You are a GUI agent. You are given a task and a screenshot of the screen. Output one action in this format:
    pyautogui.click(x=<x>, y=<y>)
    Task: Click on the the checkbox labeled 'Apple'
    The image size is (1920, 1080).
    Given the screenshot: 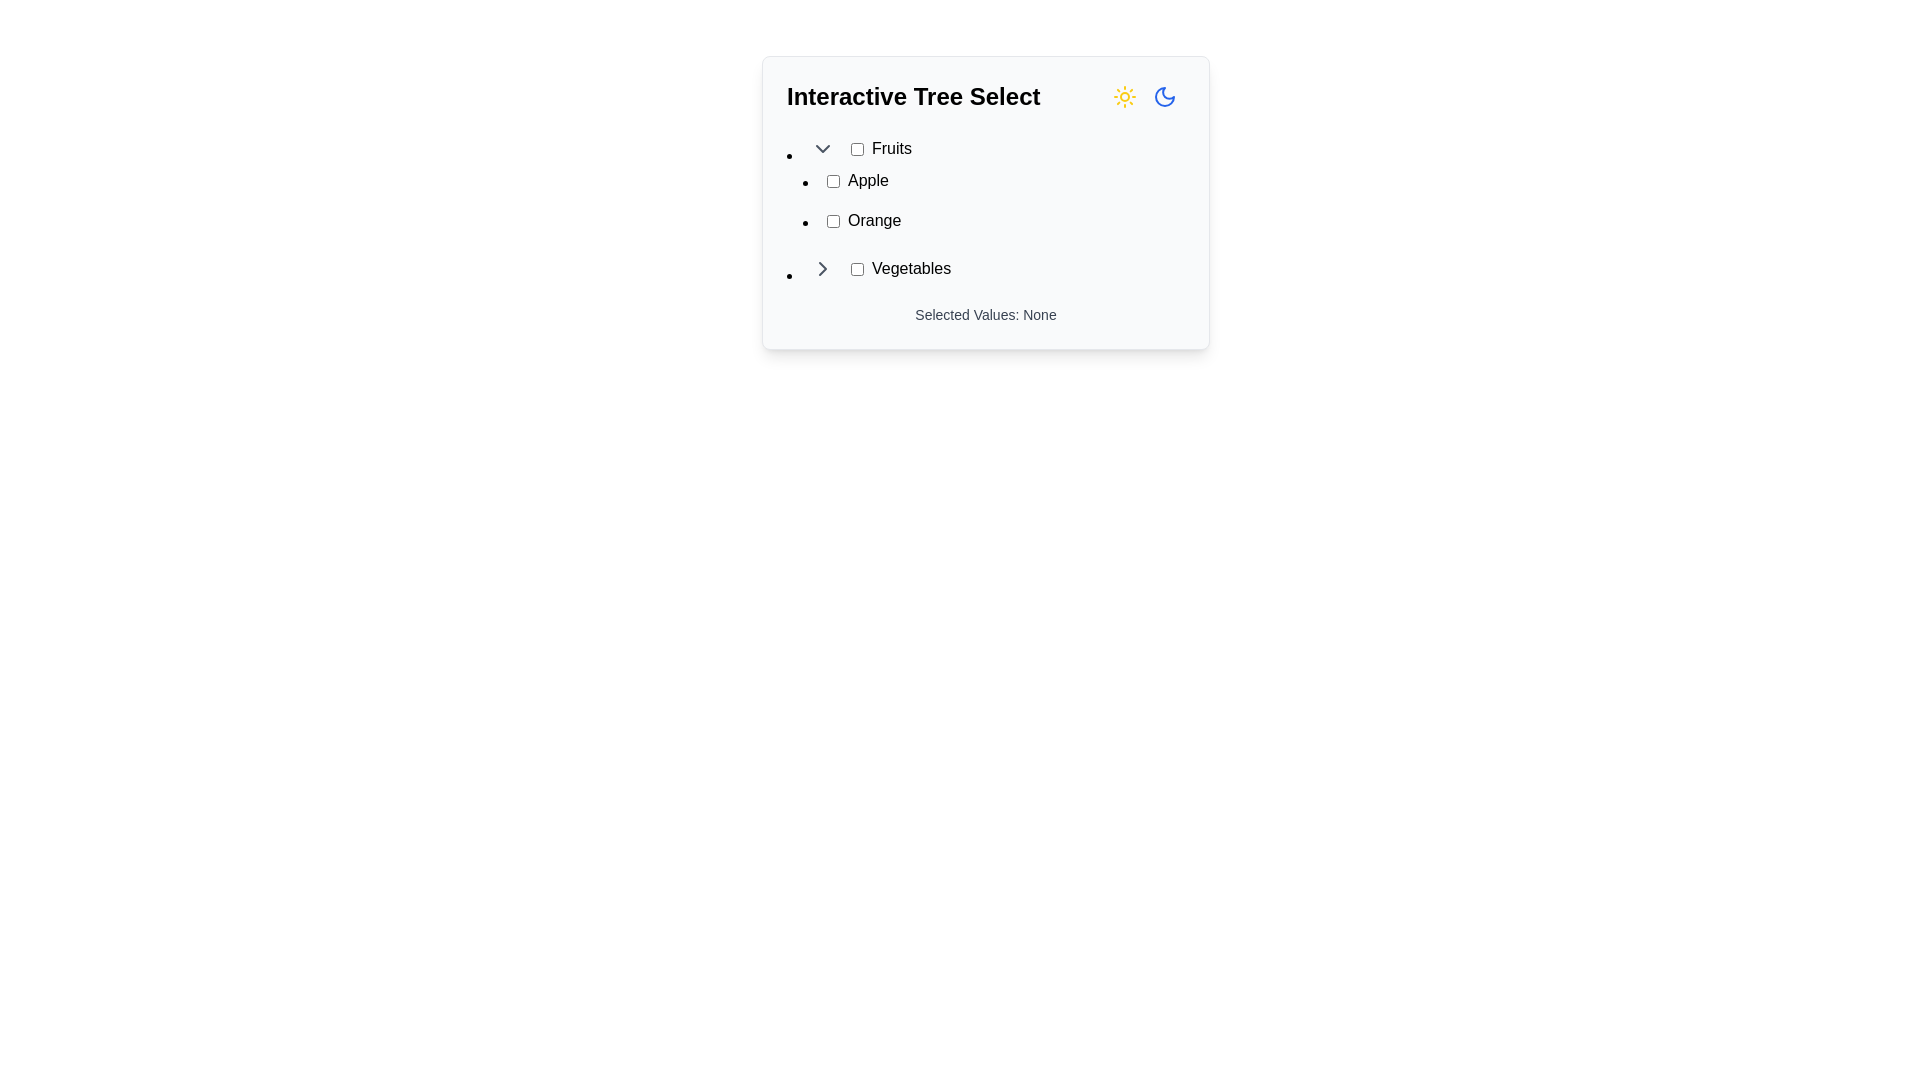 What is the action you would take?
    pyautogui.click(x=985, y=181)
    